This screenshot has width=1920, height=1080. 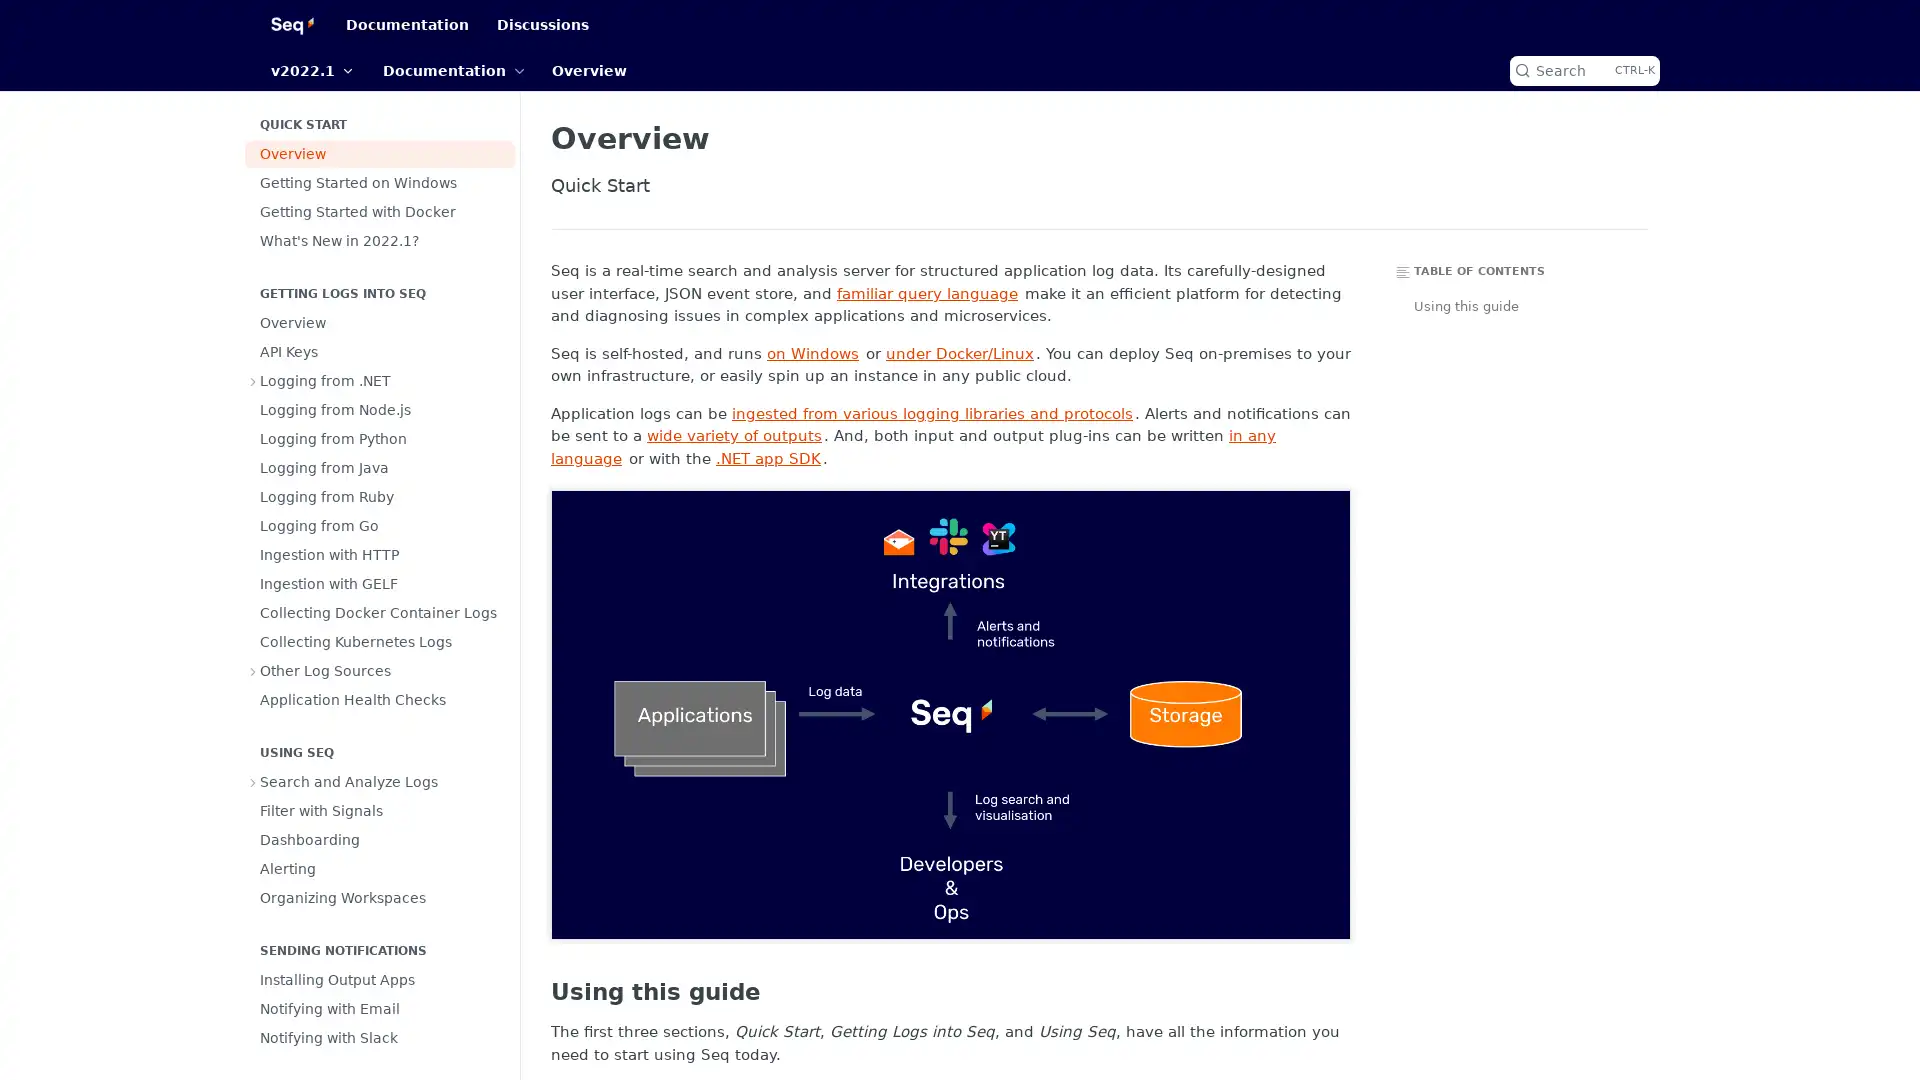 What do you see at coordinates (253, 781) in the screenshot?
I see `Show subpages for Search and Analyze Logs` at bounding box center [253, 781].